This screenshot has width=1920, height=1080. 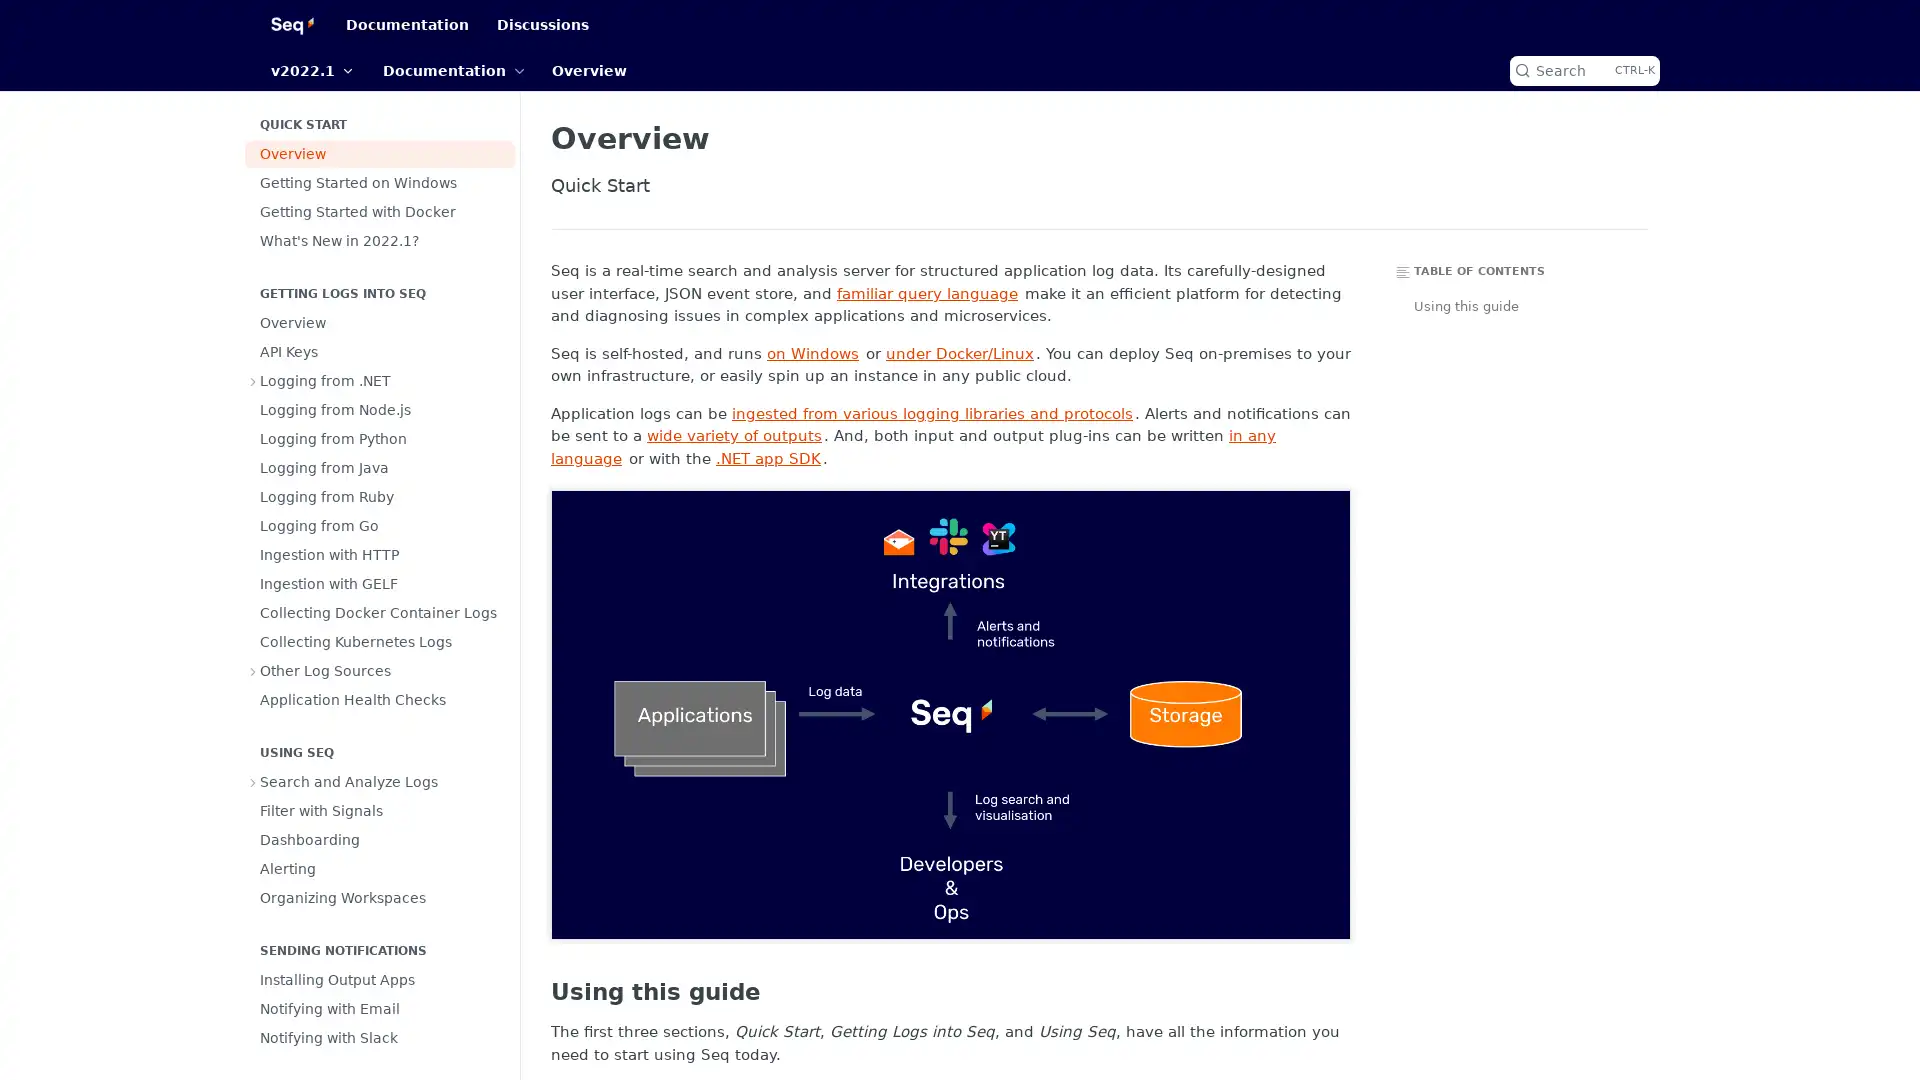 What do you see at coordinates (253, 781) in the screenshot?
I see `Show subpages for Search and Analyze Logs` at bounding box center [253, 781].